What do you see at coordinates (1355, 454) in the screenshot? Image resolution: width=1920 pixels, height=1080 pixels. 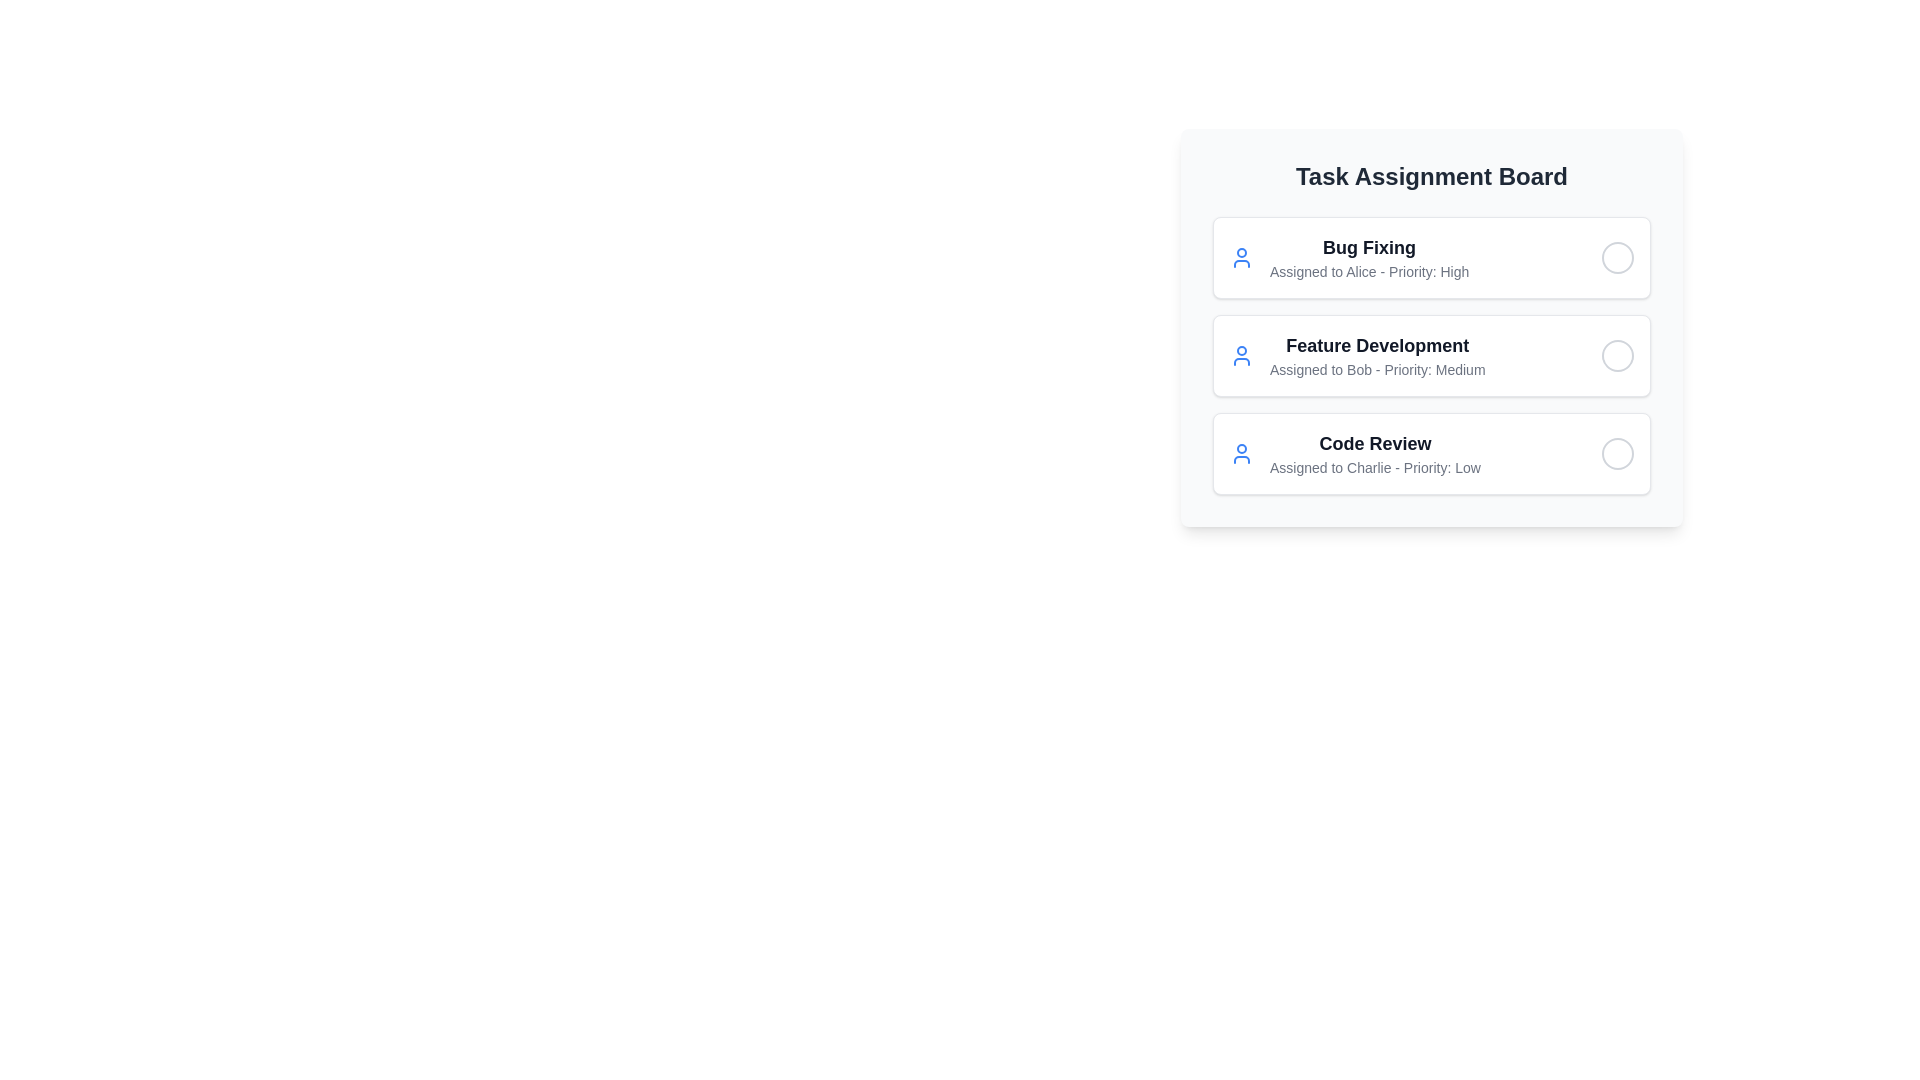 I see `displayed text from the 'Code Review' informational component, which includes the title 'Code Review' and the subtitle 'Assigned to Charlie - Priority: Low'` at bounding box center [1355, 454].